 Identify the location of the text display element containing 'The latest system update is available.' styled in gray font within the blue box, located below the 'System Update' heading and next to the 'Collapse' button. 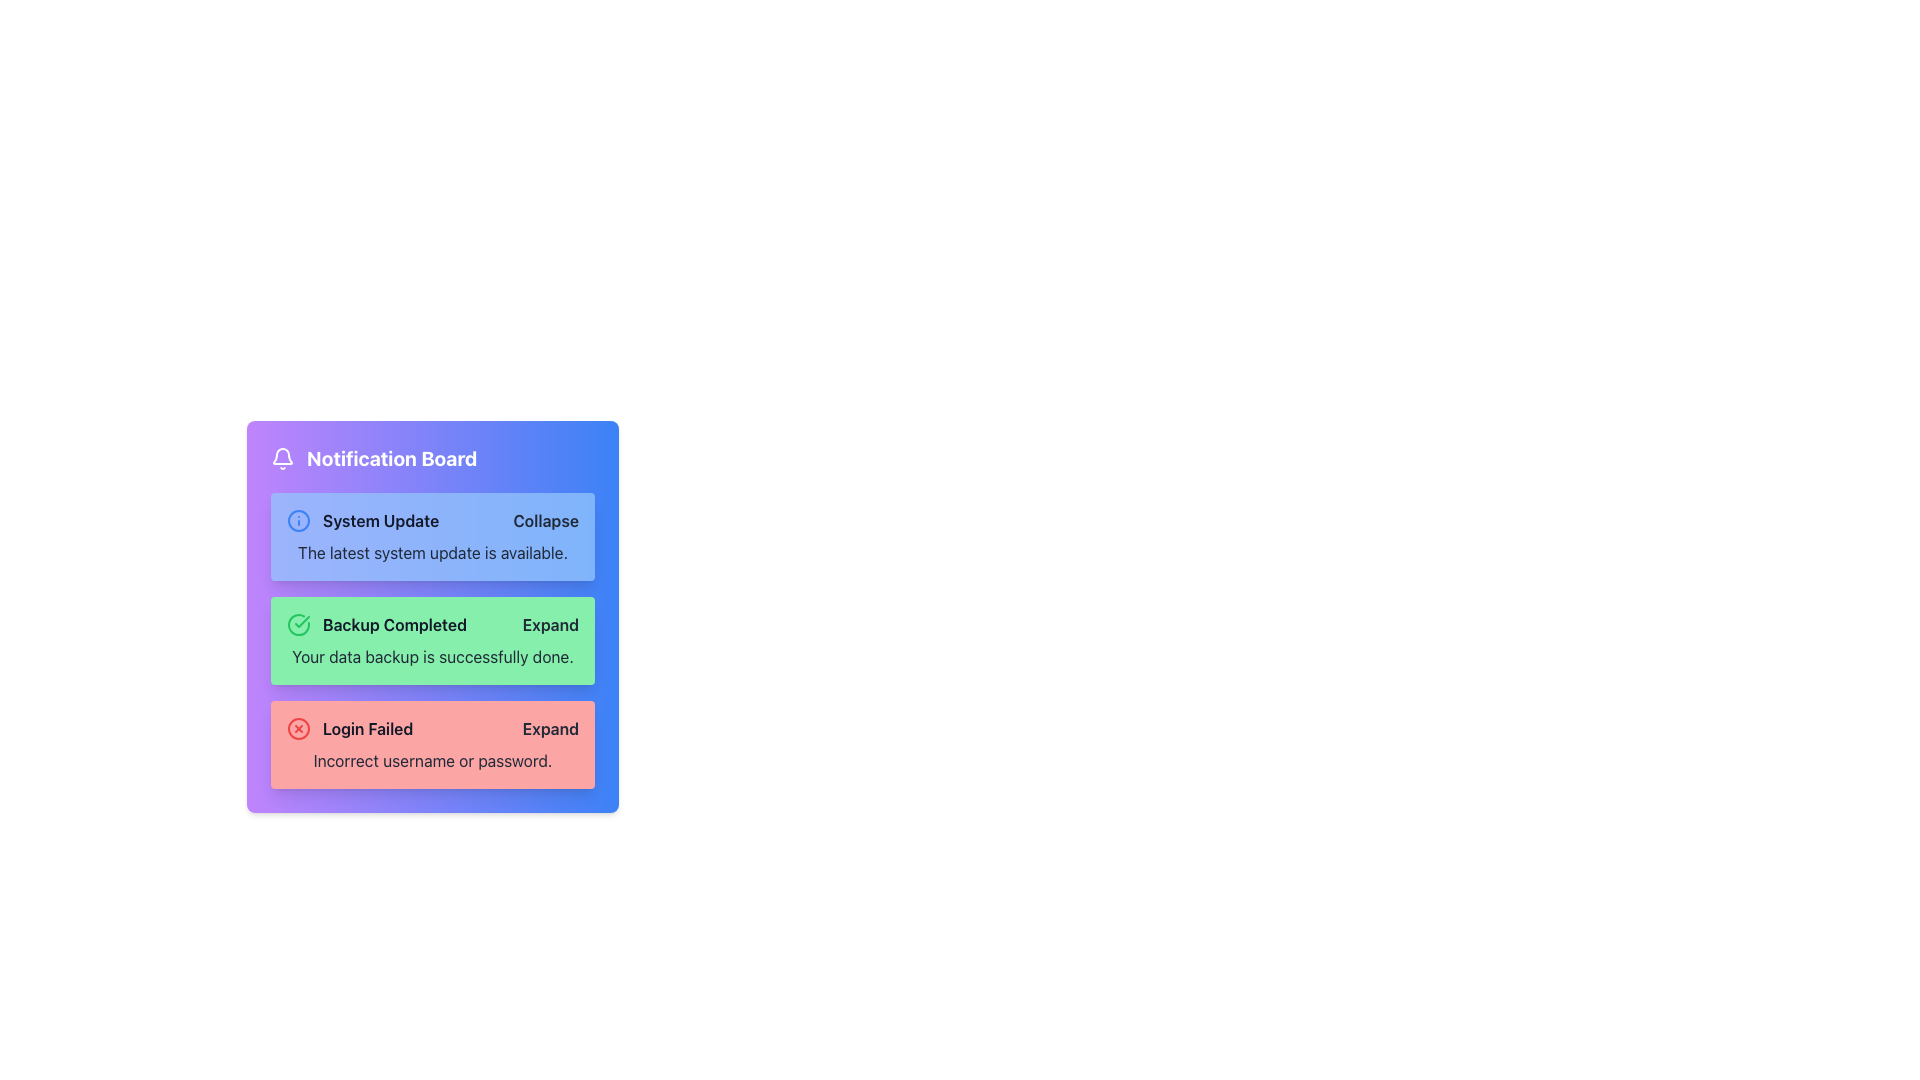
(431, 552).